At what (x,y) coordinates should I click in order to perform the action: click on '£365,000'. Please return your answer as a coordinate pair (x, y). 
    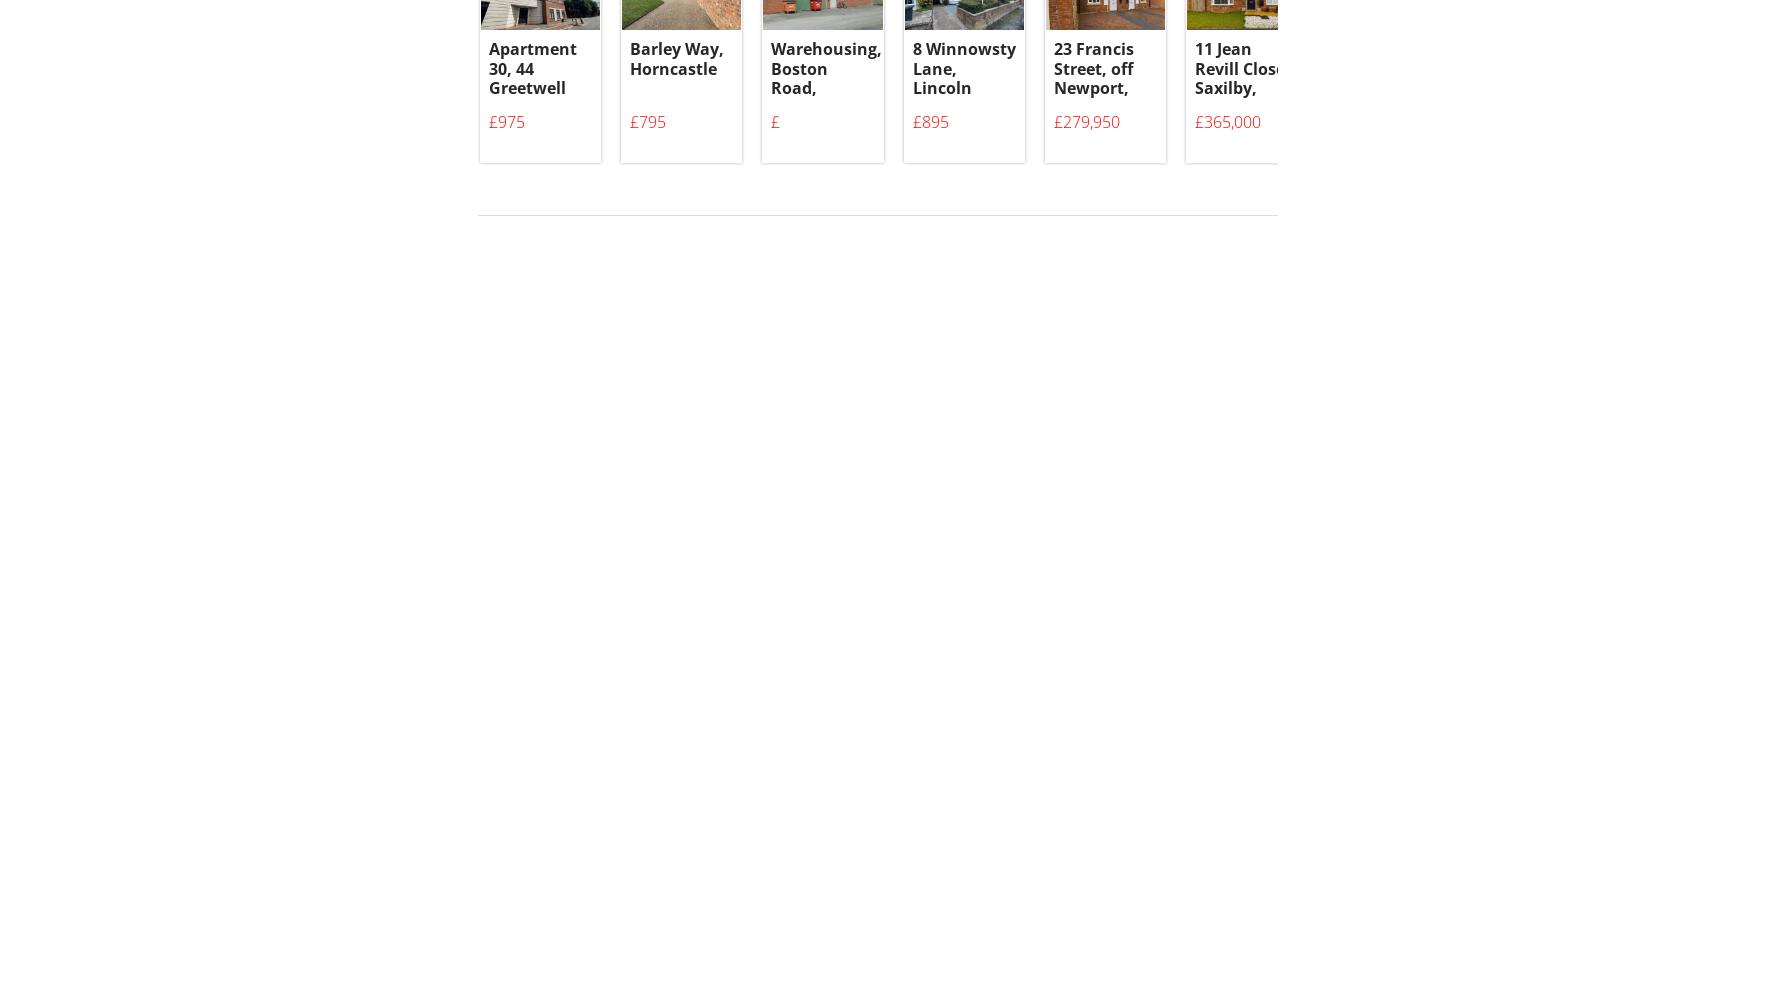
    Looking at the image, I should click on (1227, 133).